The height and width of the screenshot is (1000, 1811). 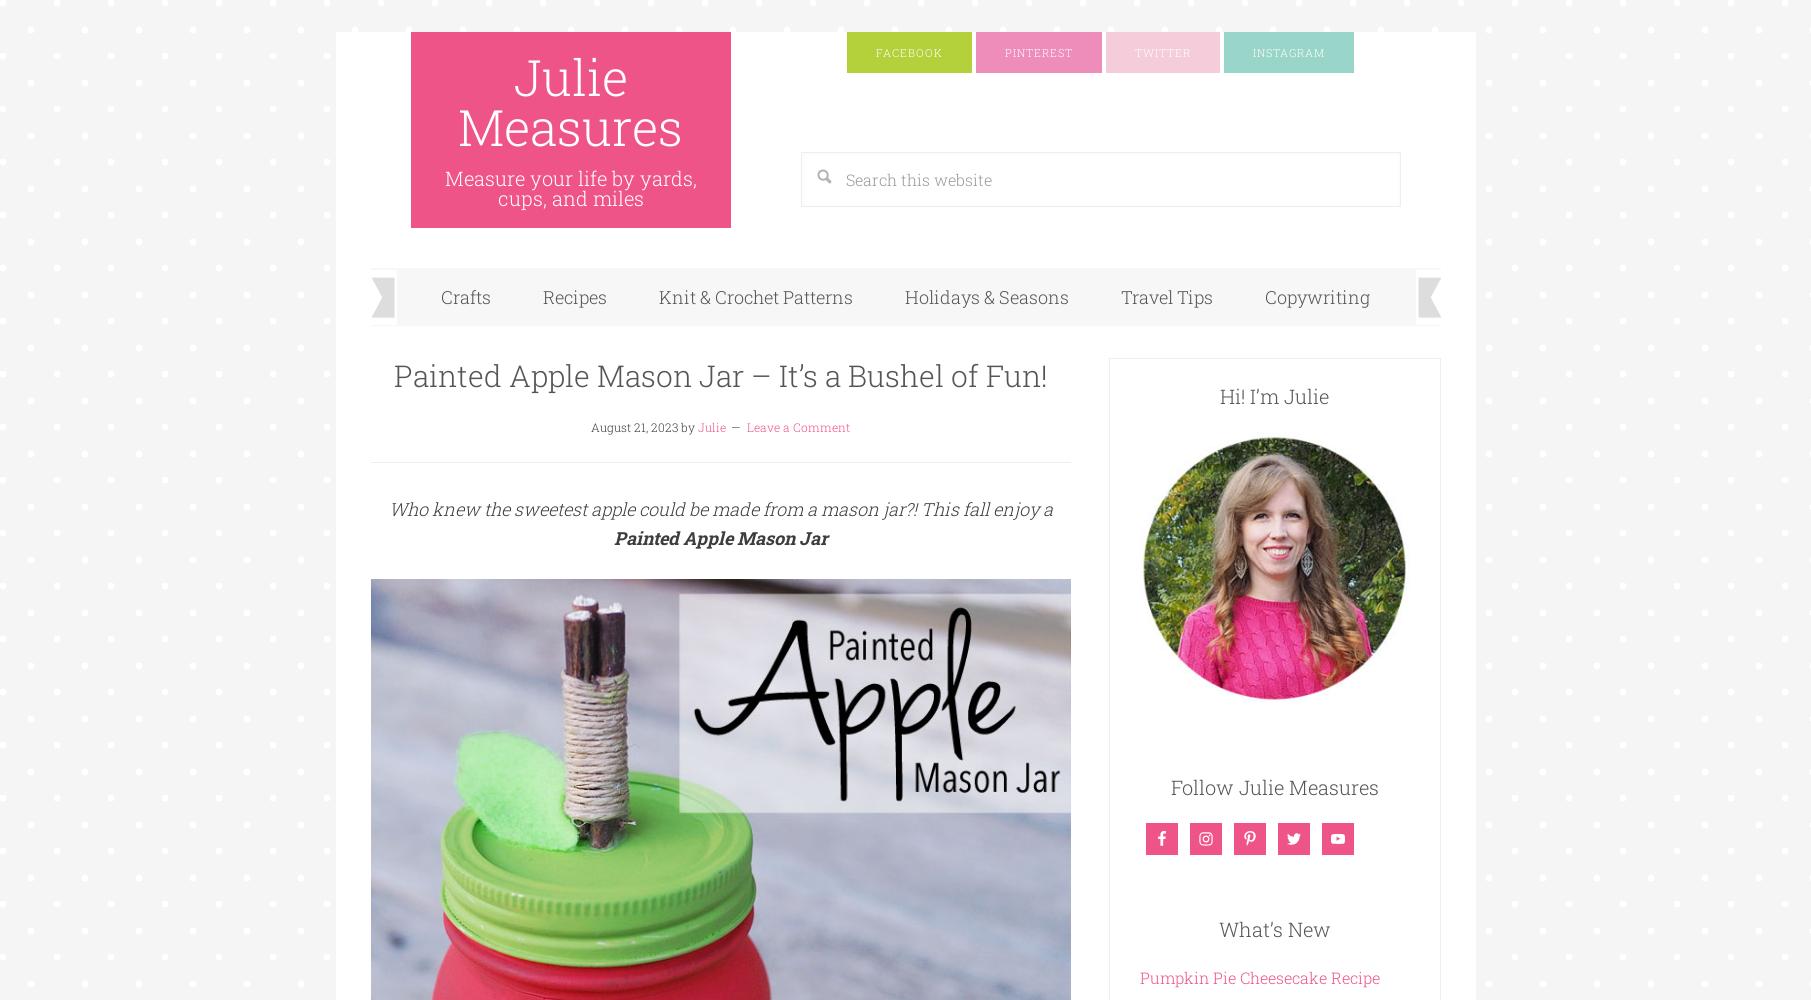 I want to click on 'Measure your life by yards, cups, and miles', so click(x=568, y=188).